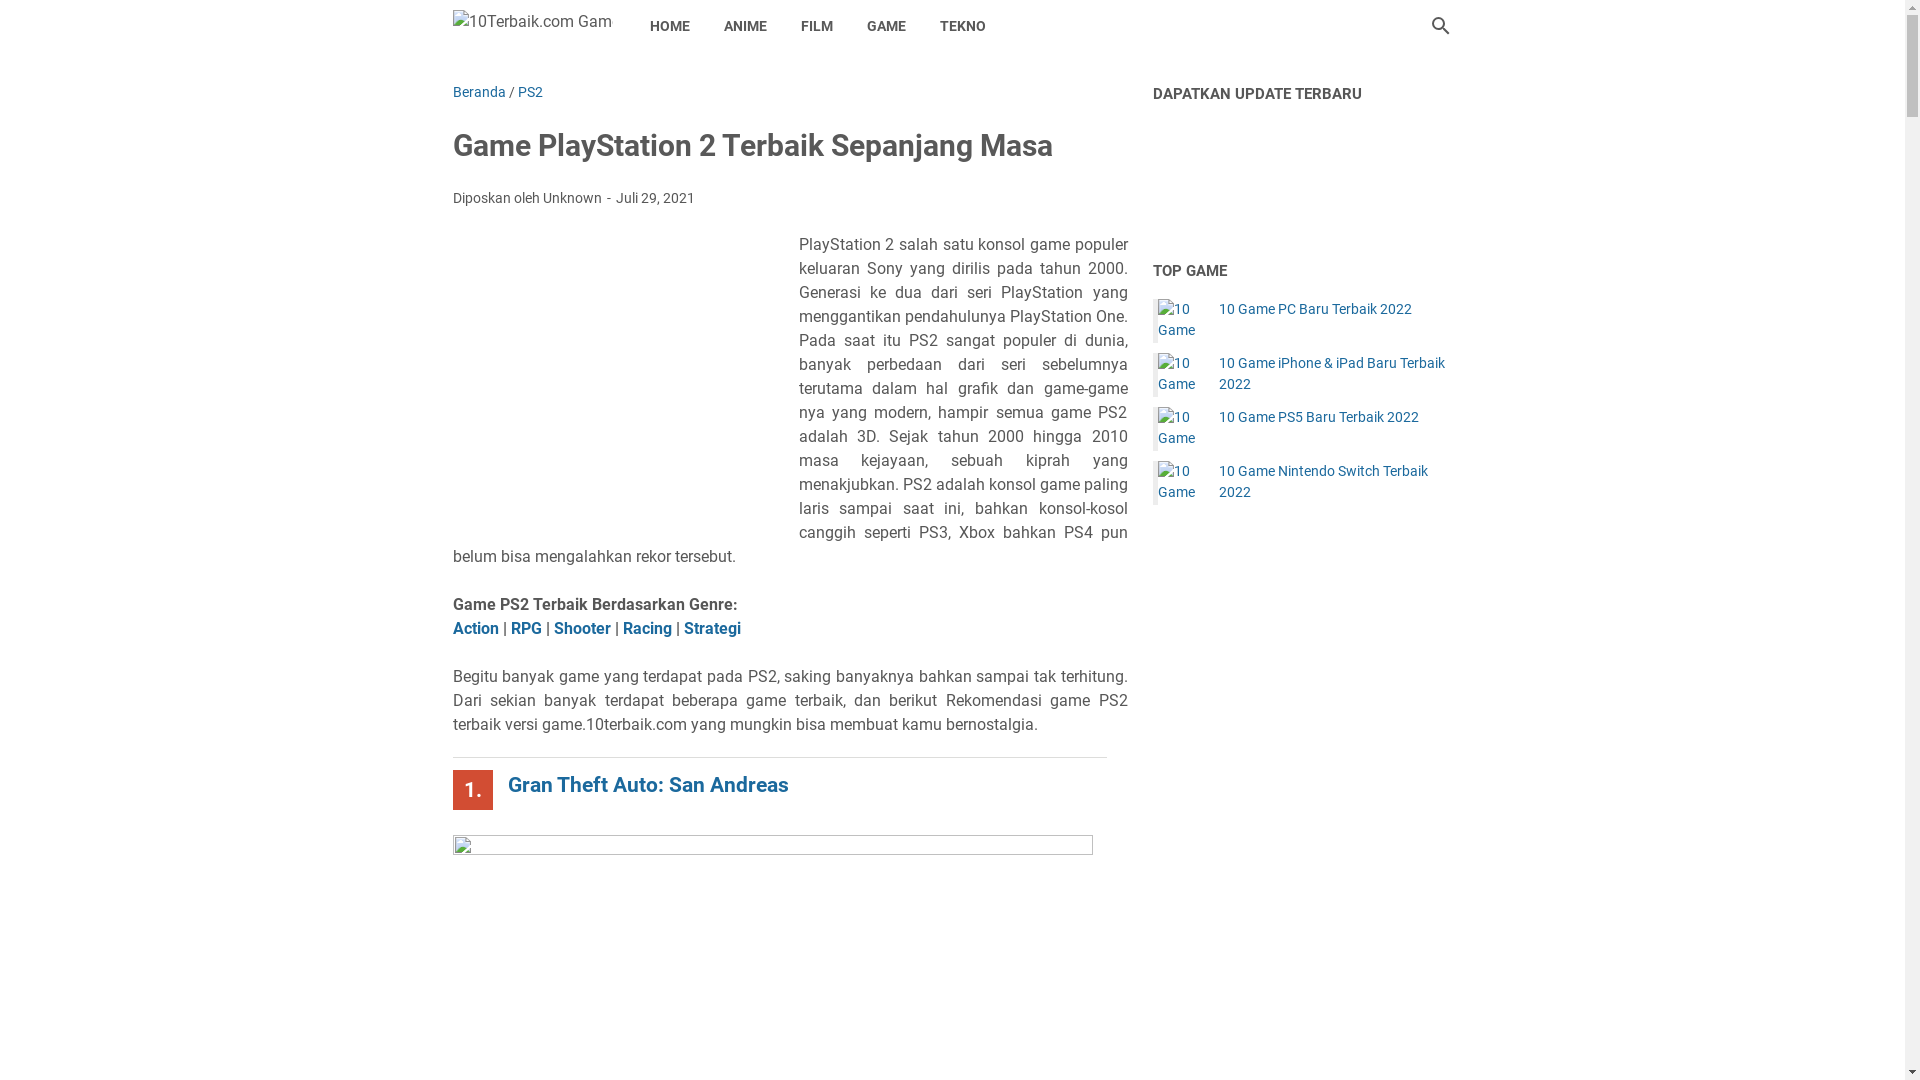 The height and width of the screenshot is (1080, 1920). Describe the element at coordinates (920, 26) in the screenshot. I see `'TEKNO'` at that location.